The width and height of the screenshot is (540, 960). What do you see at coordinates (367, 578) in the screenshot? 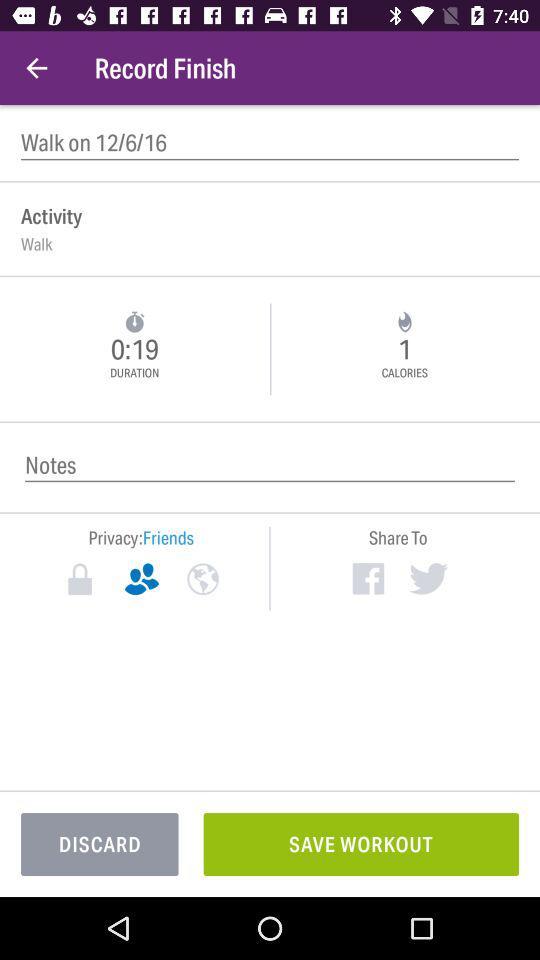
I see `share the article` at bounding box center [367, 578].